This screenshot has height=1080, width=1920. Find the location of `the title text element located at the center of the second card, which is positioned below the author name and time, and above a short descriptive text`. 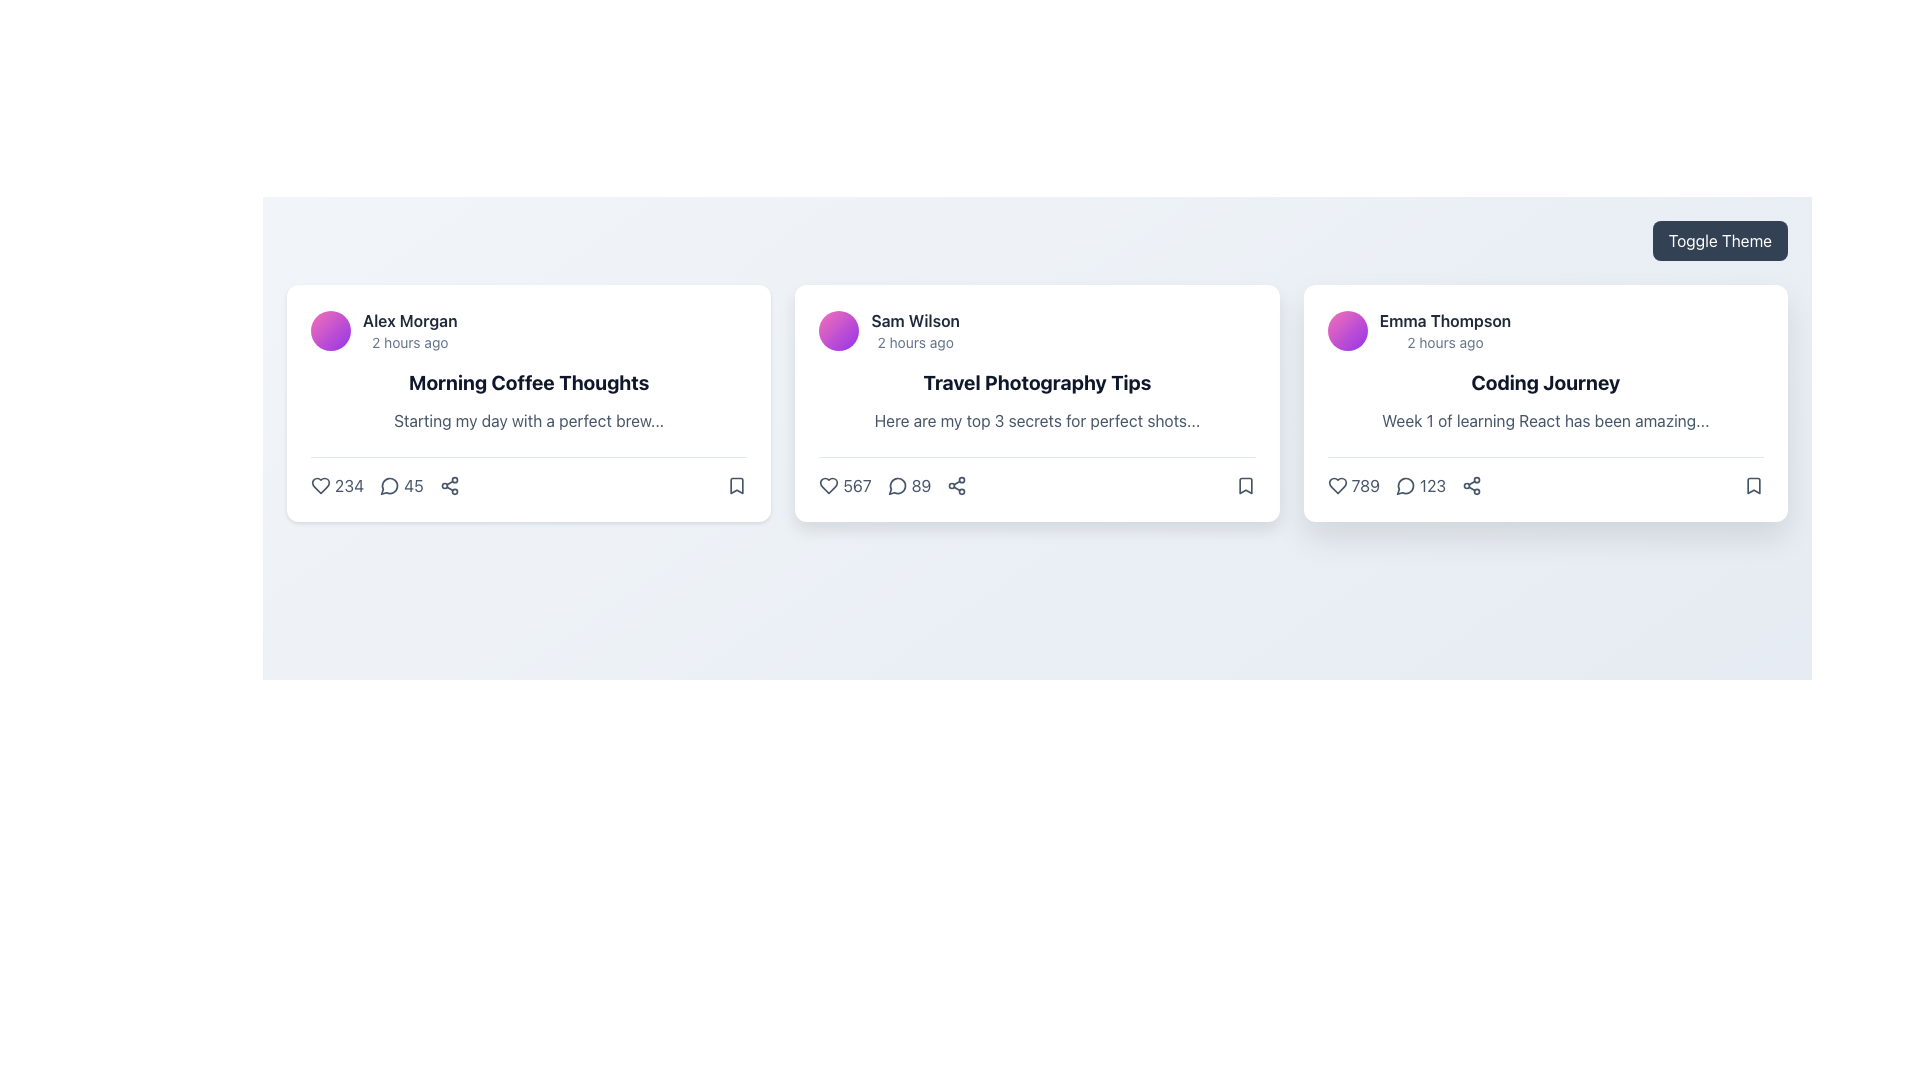

the title text element located at the center of the second card, which is positioned below the author name and time, and above a short descriptive text is located at coordinates (1037, 382).